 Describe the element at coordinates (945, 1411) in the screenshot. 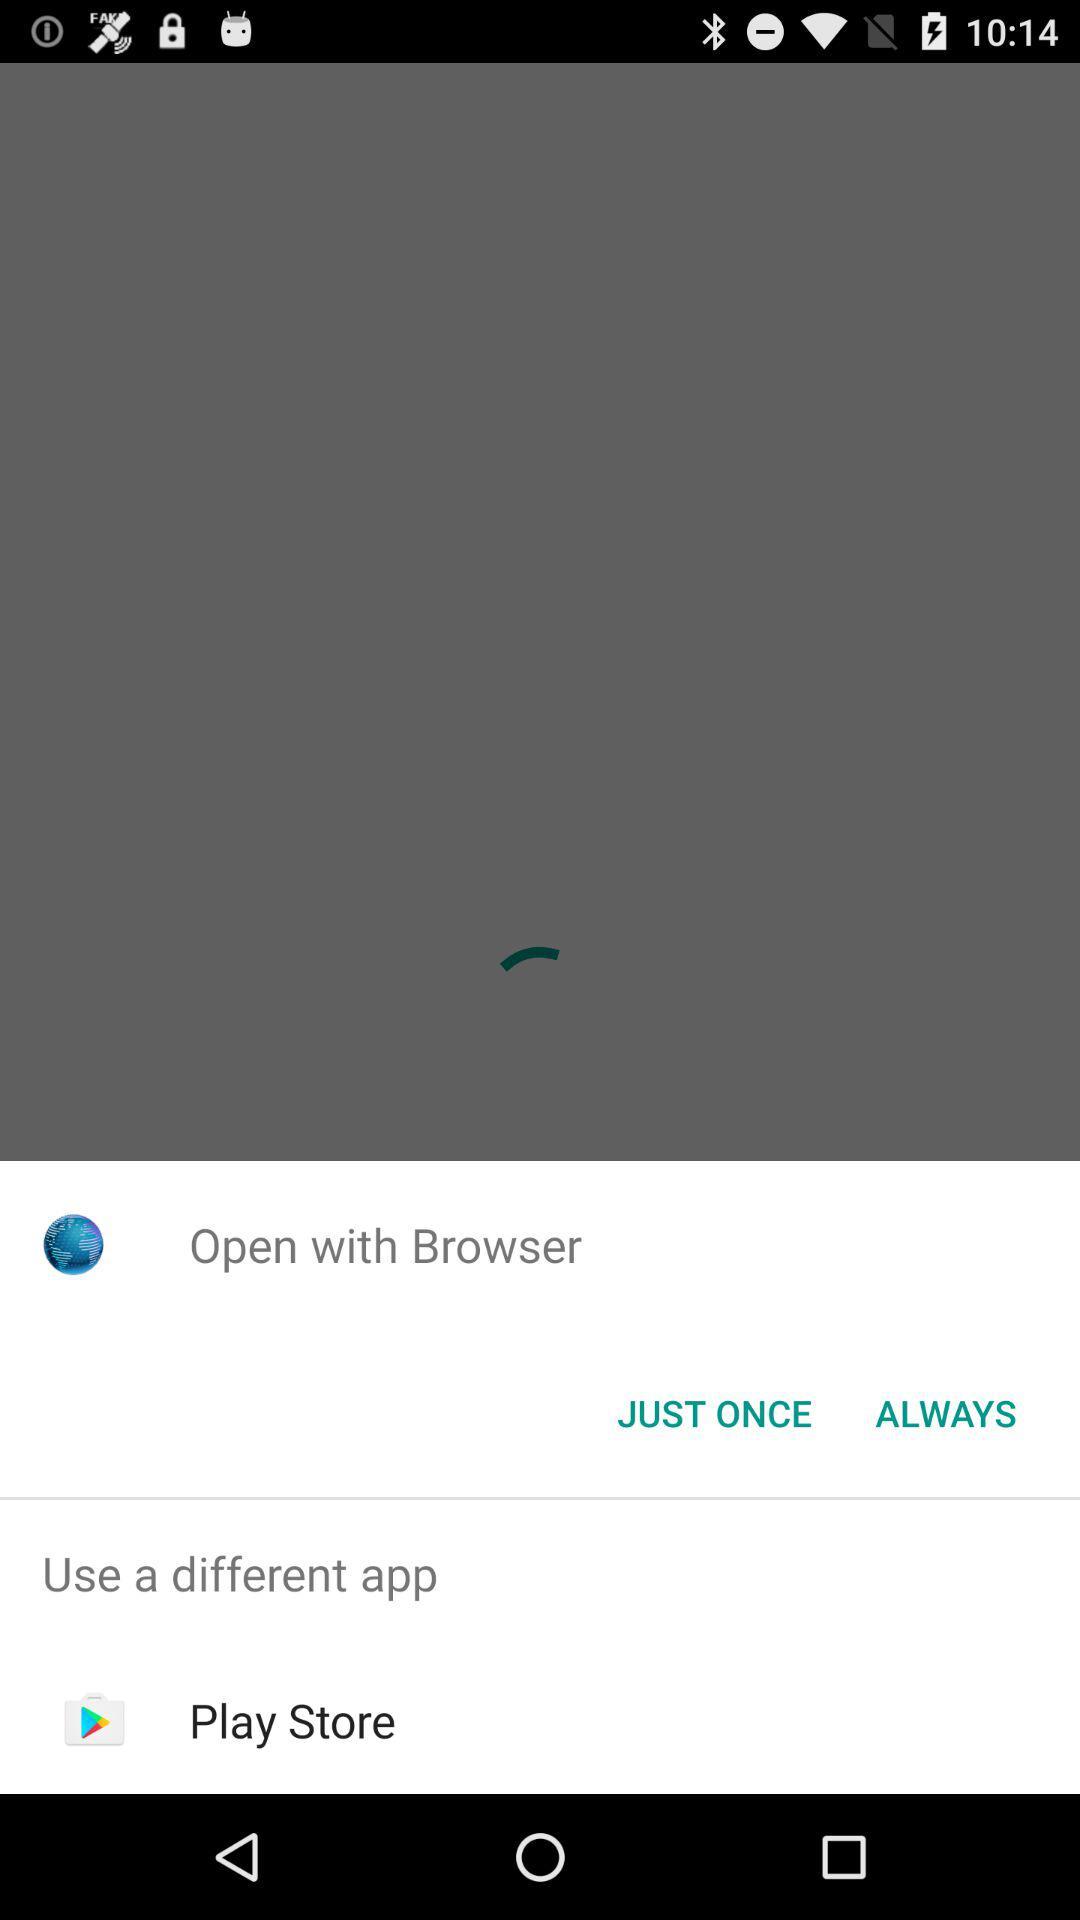

I see `the always icon` at that location.